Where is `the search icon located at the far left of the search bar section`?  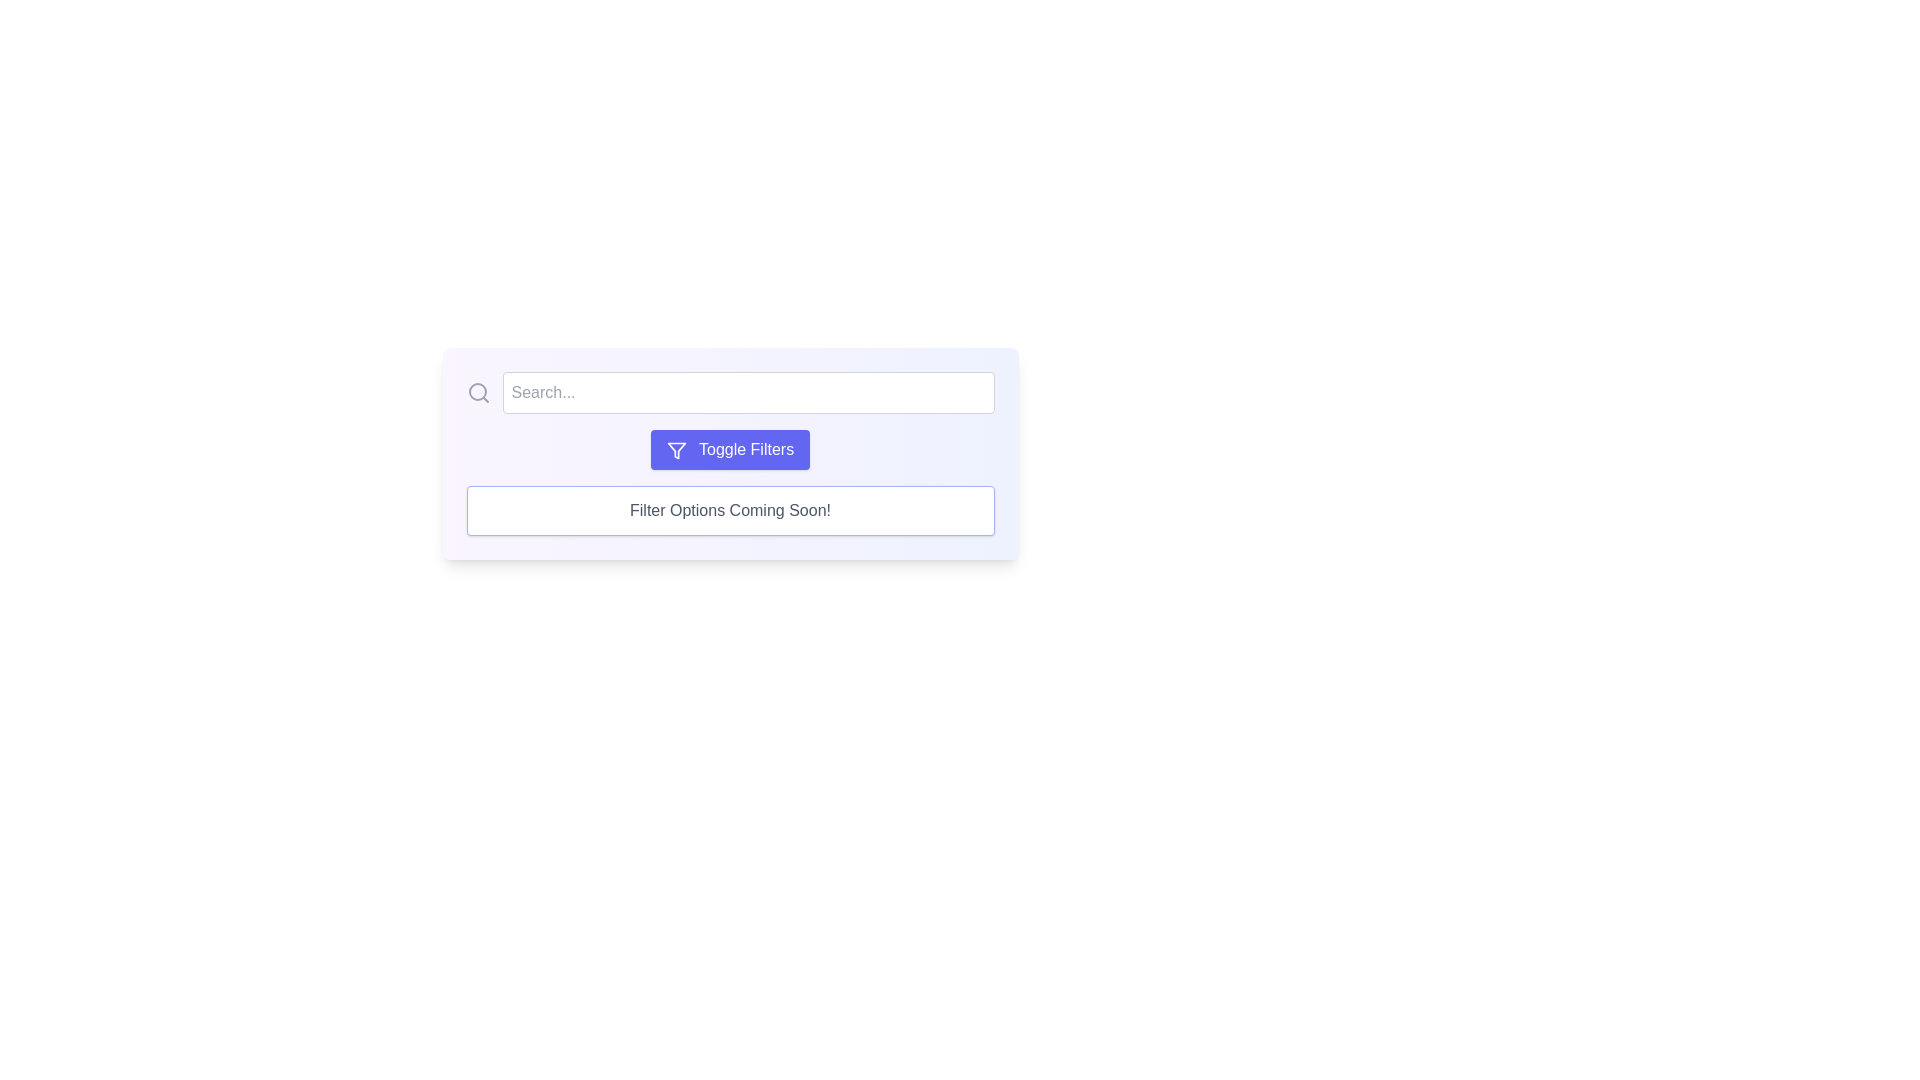 the search icon located at the far left of the search bar section is located at coordinates (477, 393).